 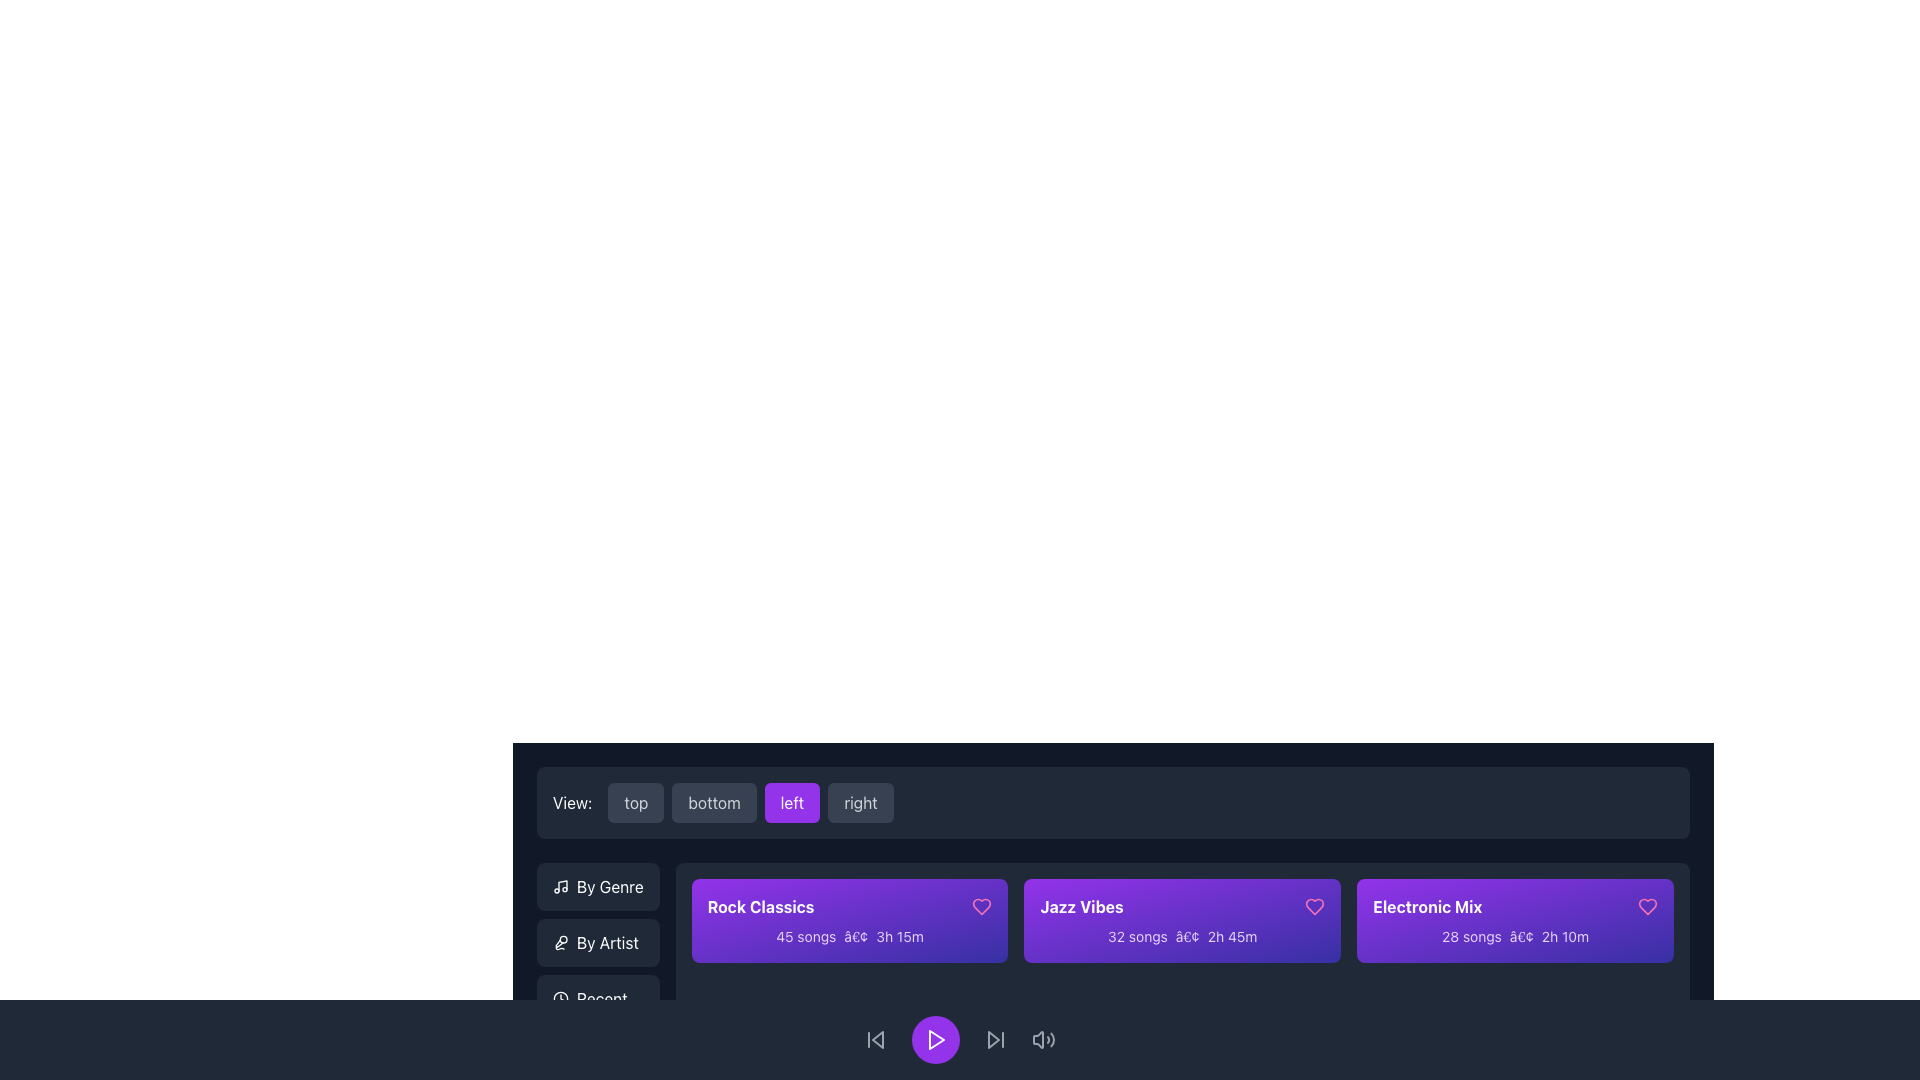 What do you see at coordinates (1515, 937) in the screenshot?
I see `the static text label displaying '28 songs • 2h 10m', which is located below the title 'Electronic Mix' in the third playlist card` at bounding box center [1515, 937].